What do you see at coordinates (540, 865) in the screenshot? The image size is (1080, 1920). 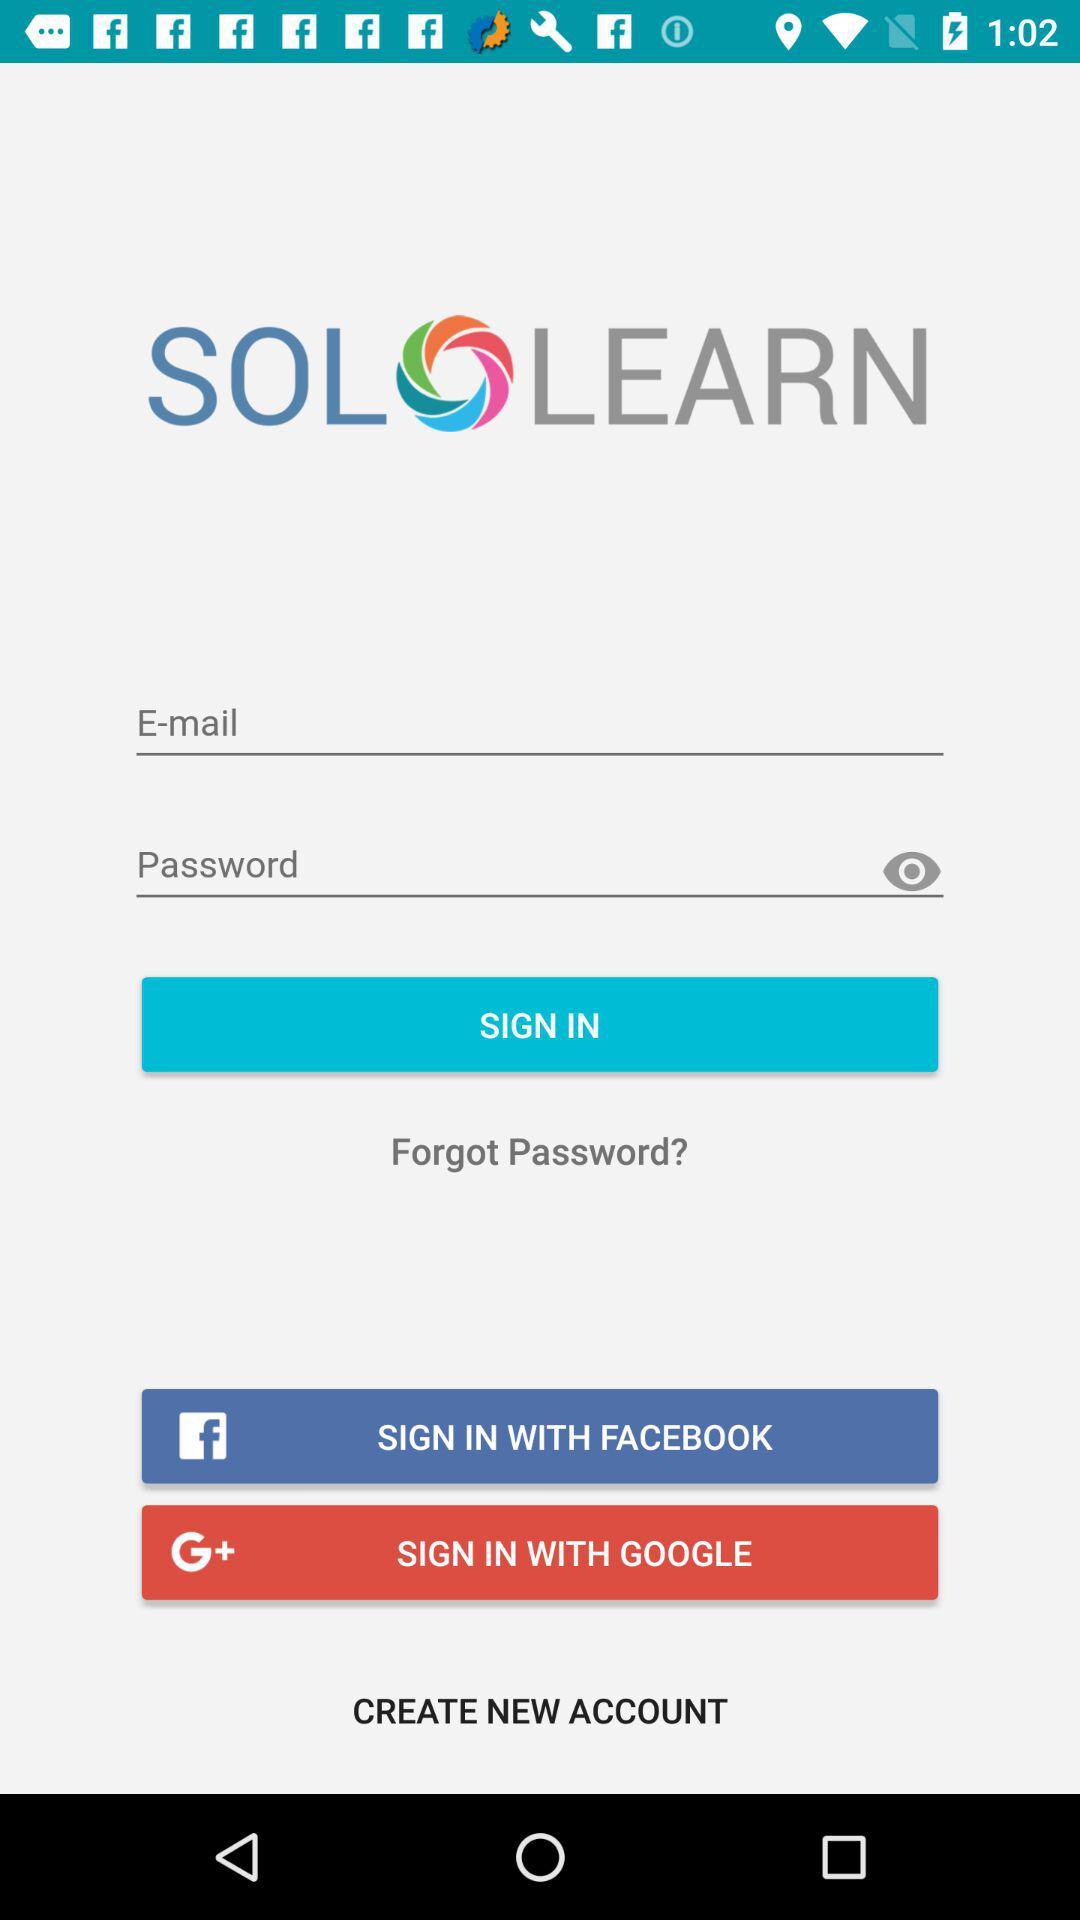 I see `password field` at bounding box center [540, 865].